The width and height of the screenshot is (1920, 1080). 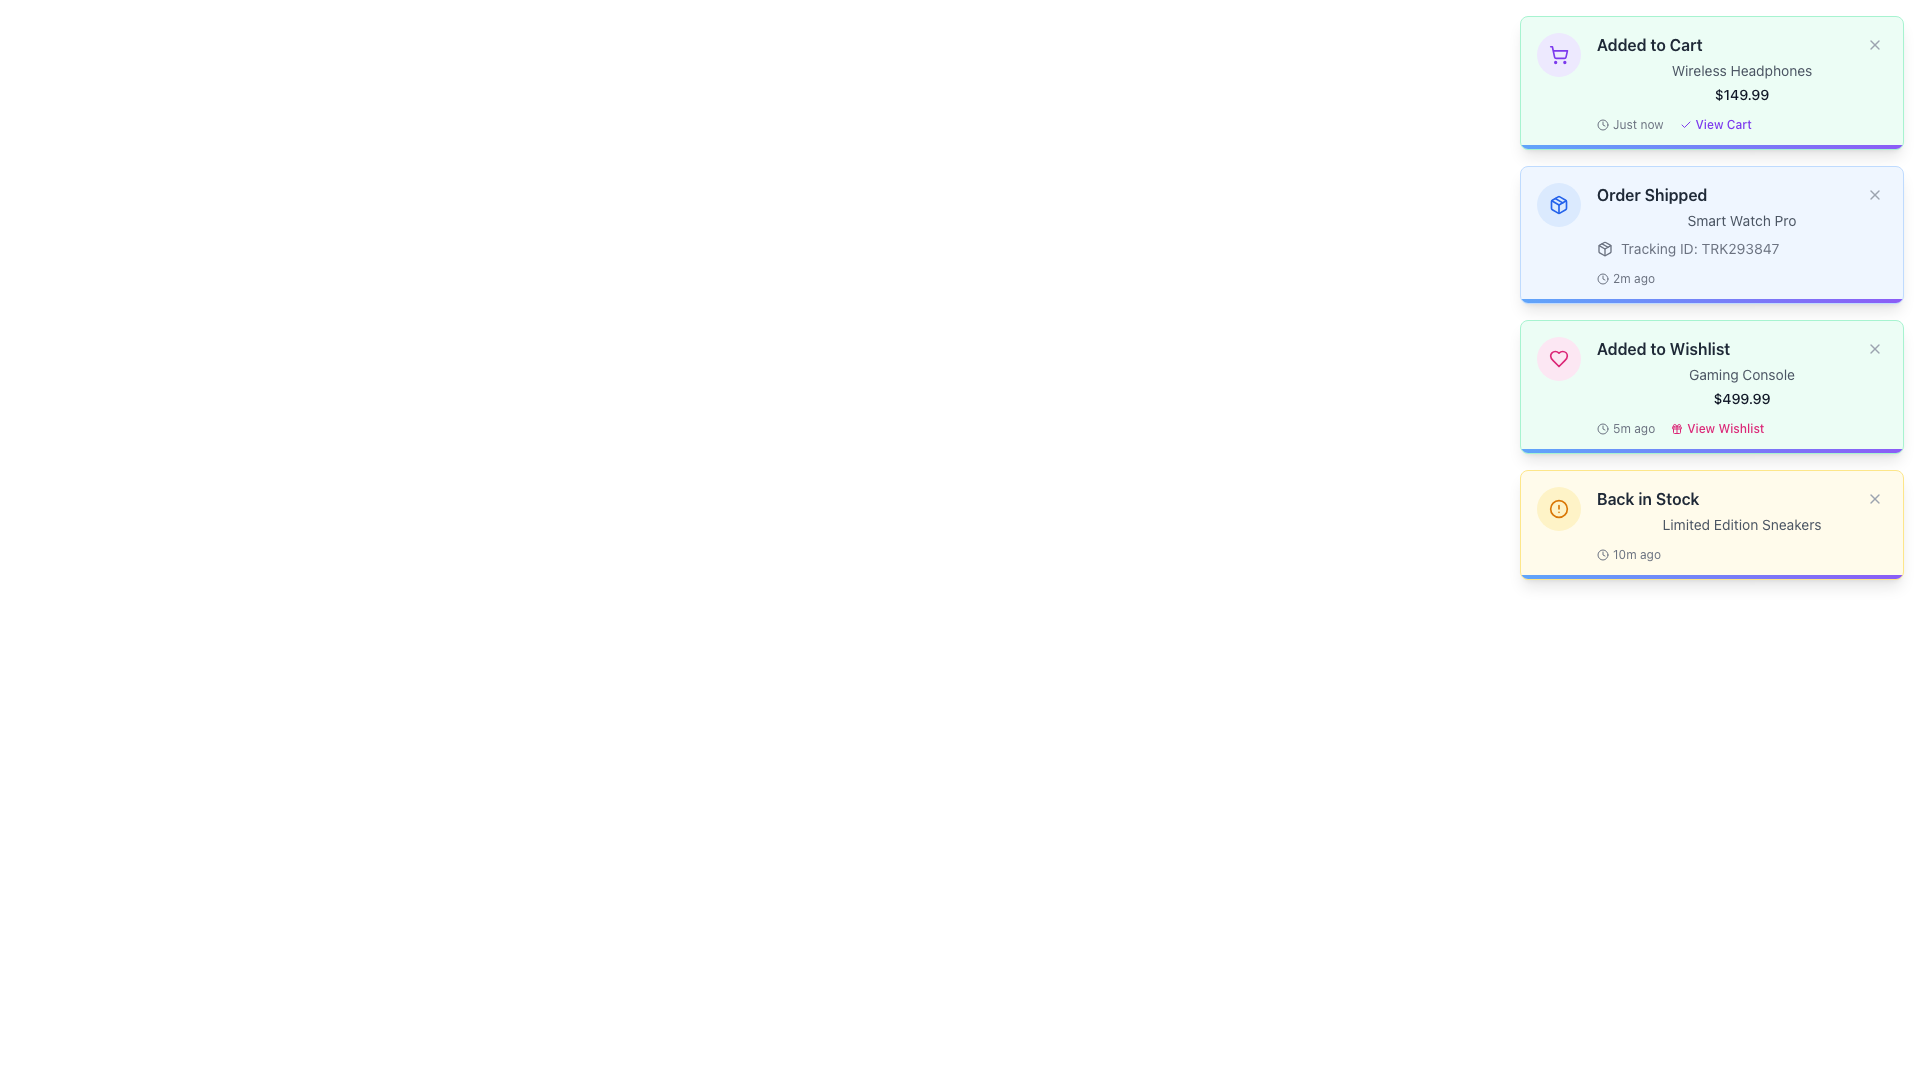 What do you see at coordinates (1603, 427) in the screenshot?
I see `the small clock icon located in the lower section of the 'Added to Wishlist' notification, which is part of the timestamp UI component` at bounding box center [1603, 427].